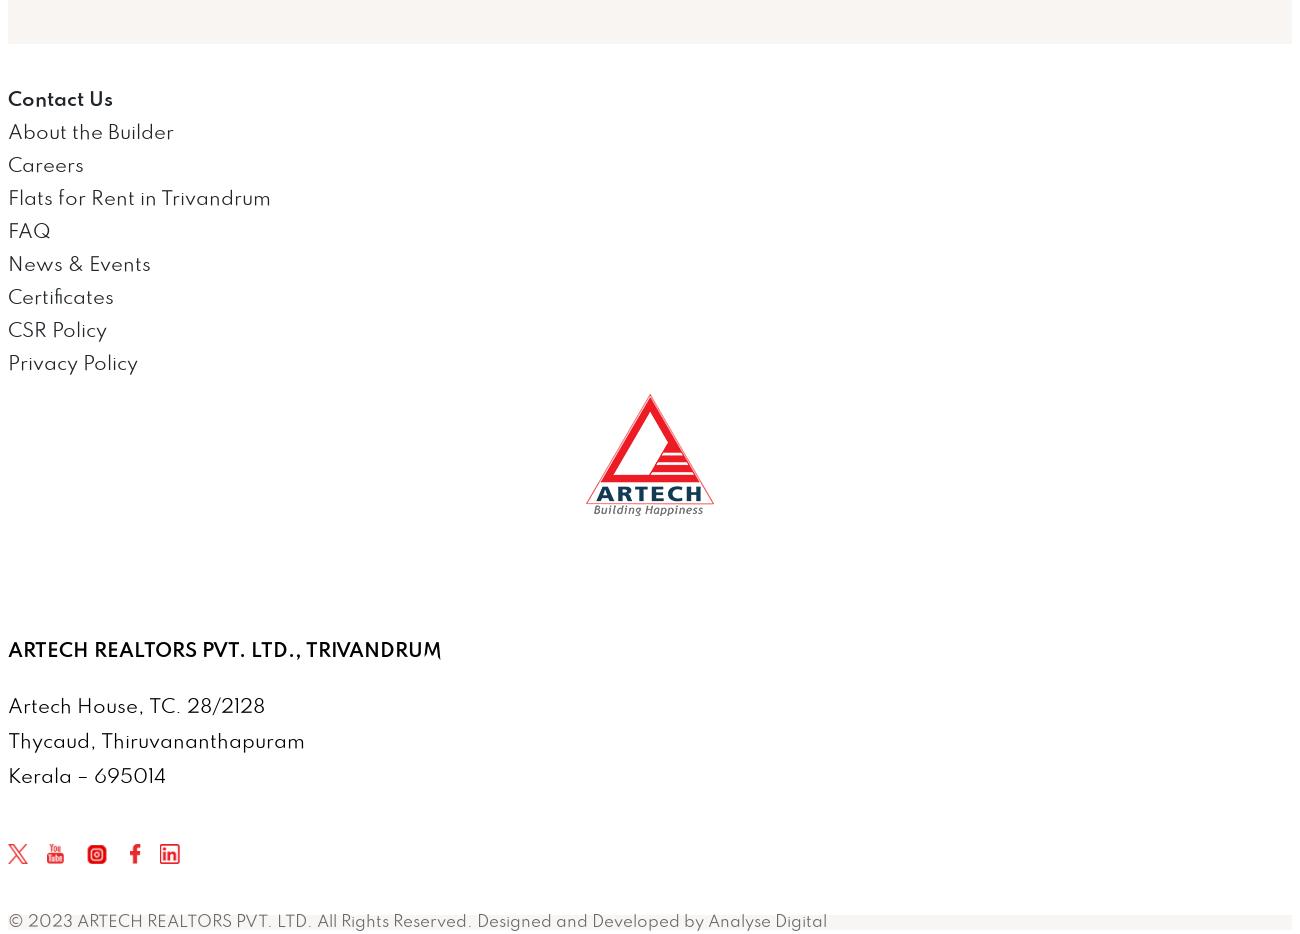 This screenshot has width=1300, height=934. What do you see at coordinates (45, 165) in the screenshot?
I see `'Careers'` at bounding box center [45, 165].